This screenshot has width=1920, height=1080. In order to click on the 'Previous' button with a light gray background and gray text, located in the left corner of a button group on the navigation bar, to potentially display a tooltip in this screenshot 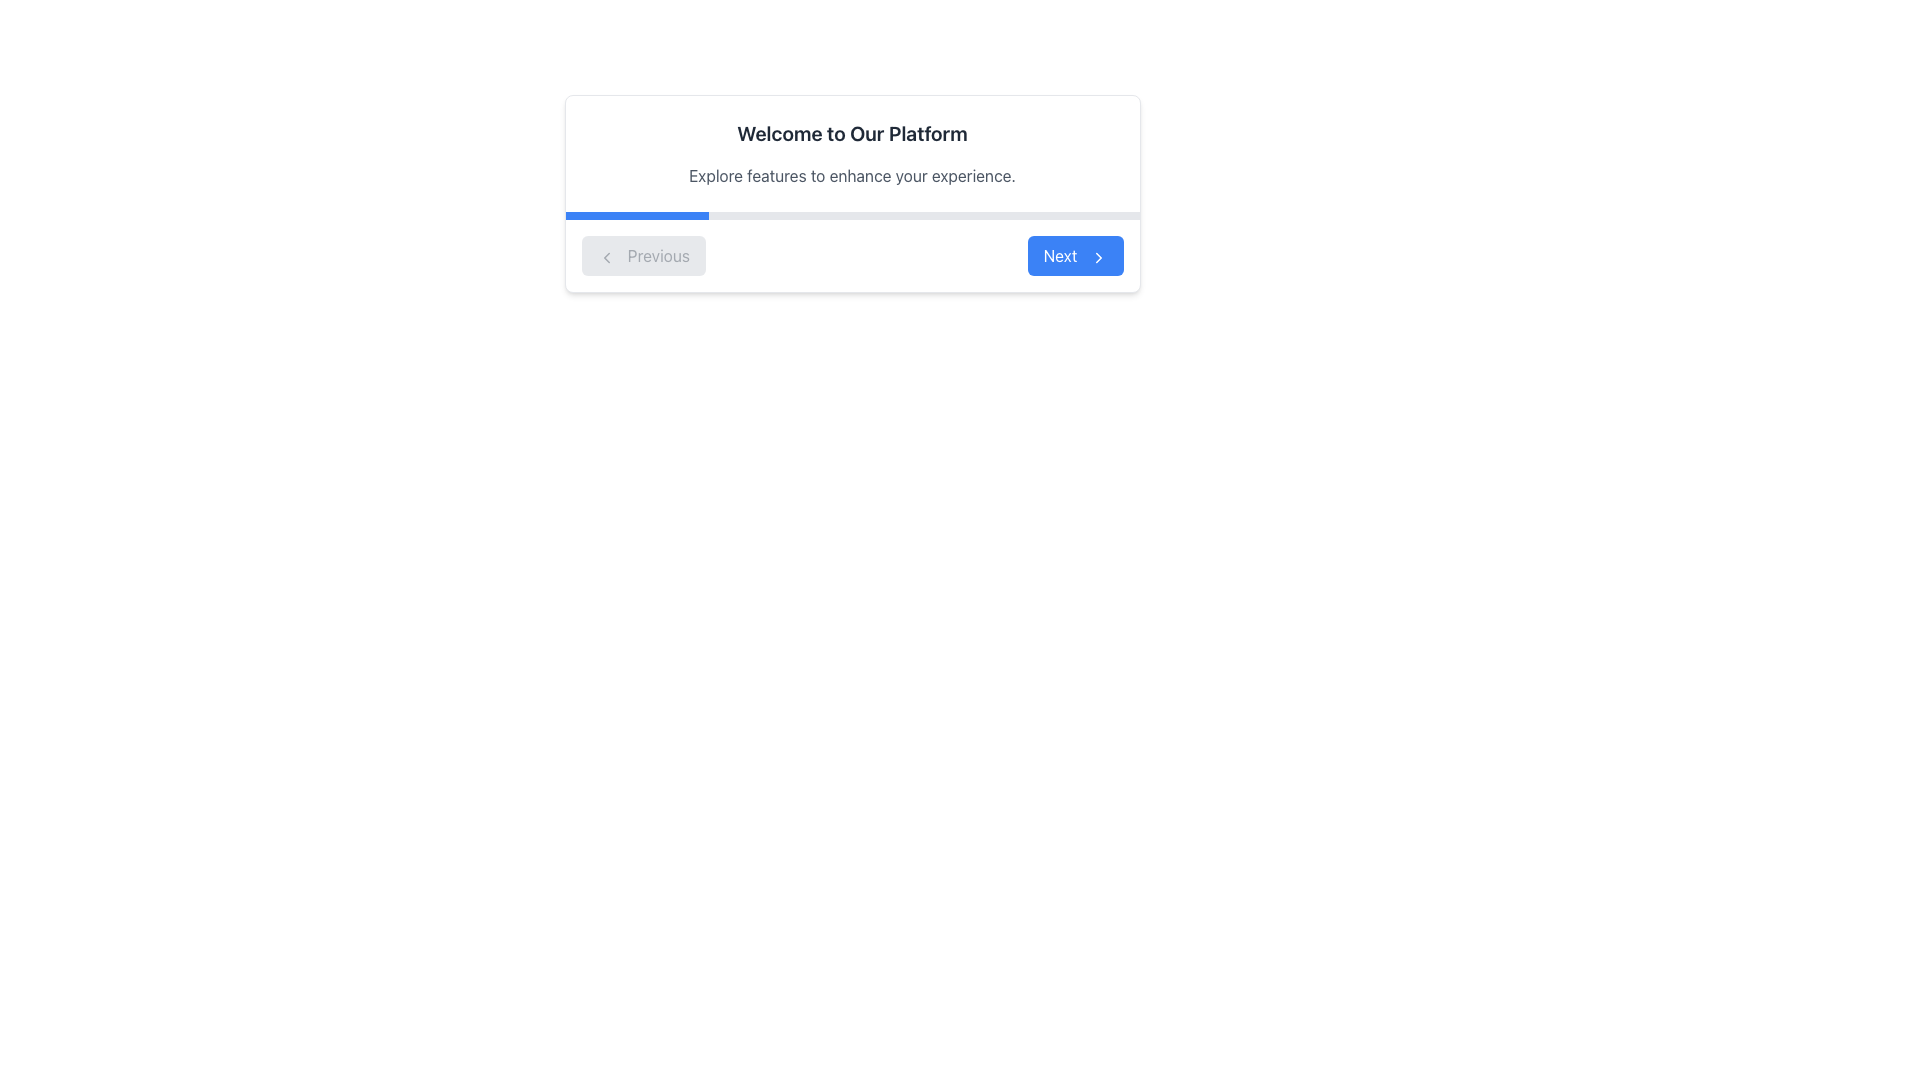, I will do `click(643, 254)`.